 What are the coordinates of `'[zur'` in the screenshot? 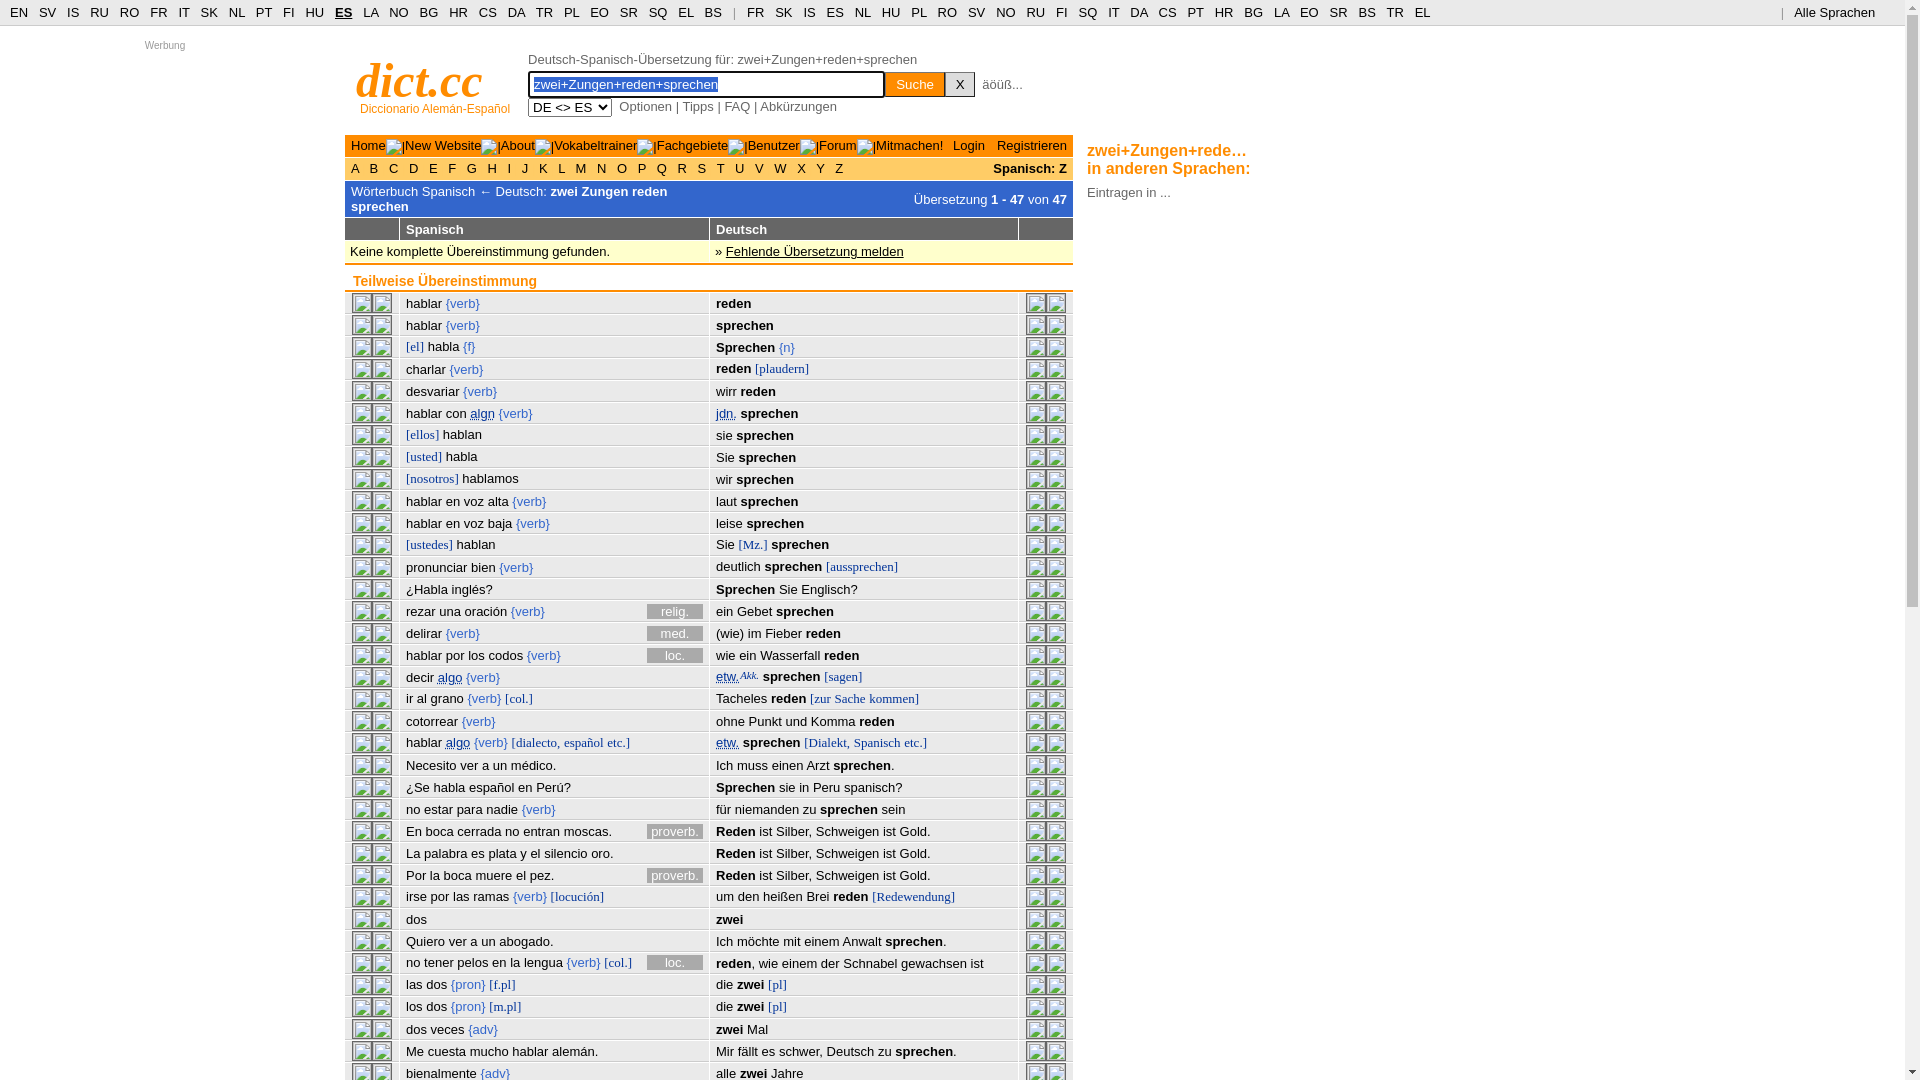 It's located at (810, 697).